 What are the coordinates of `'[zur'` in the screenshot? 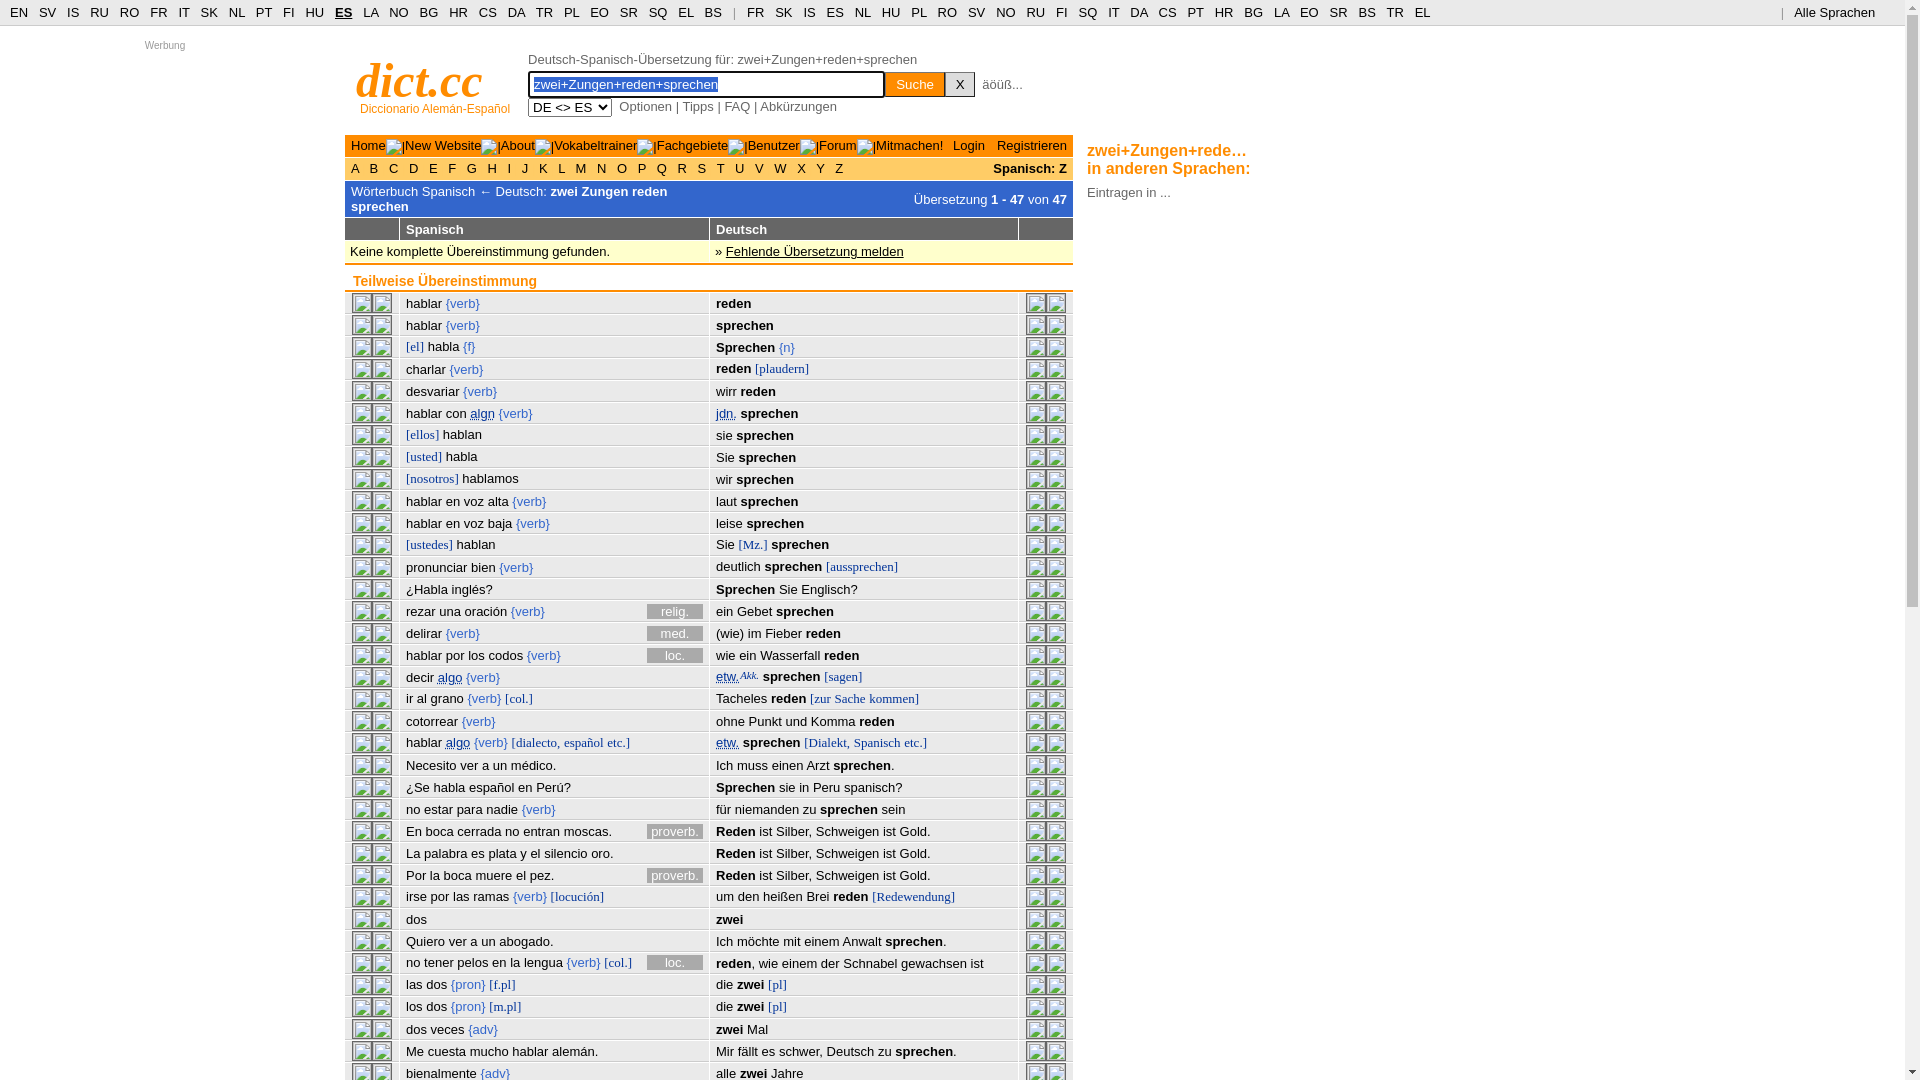 It's located at (810, 697).